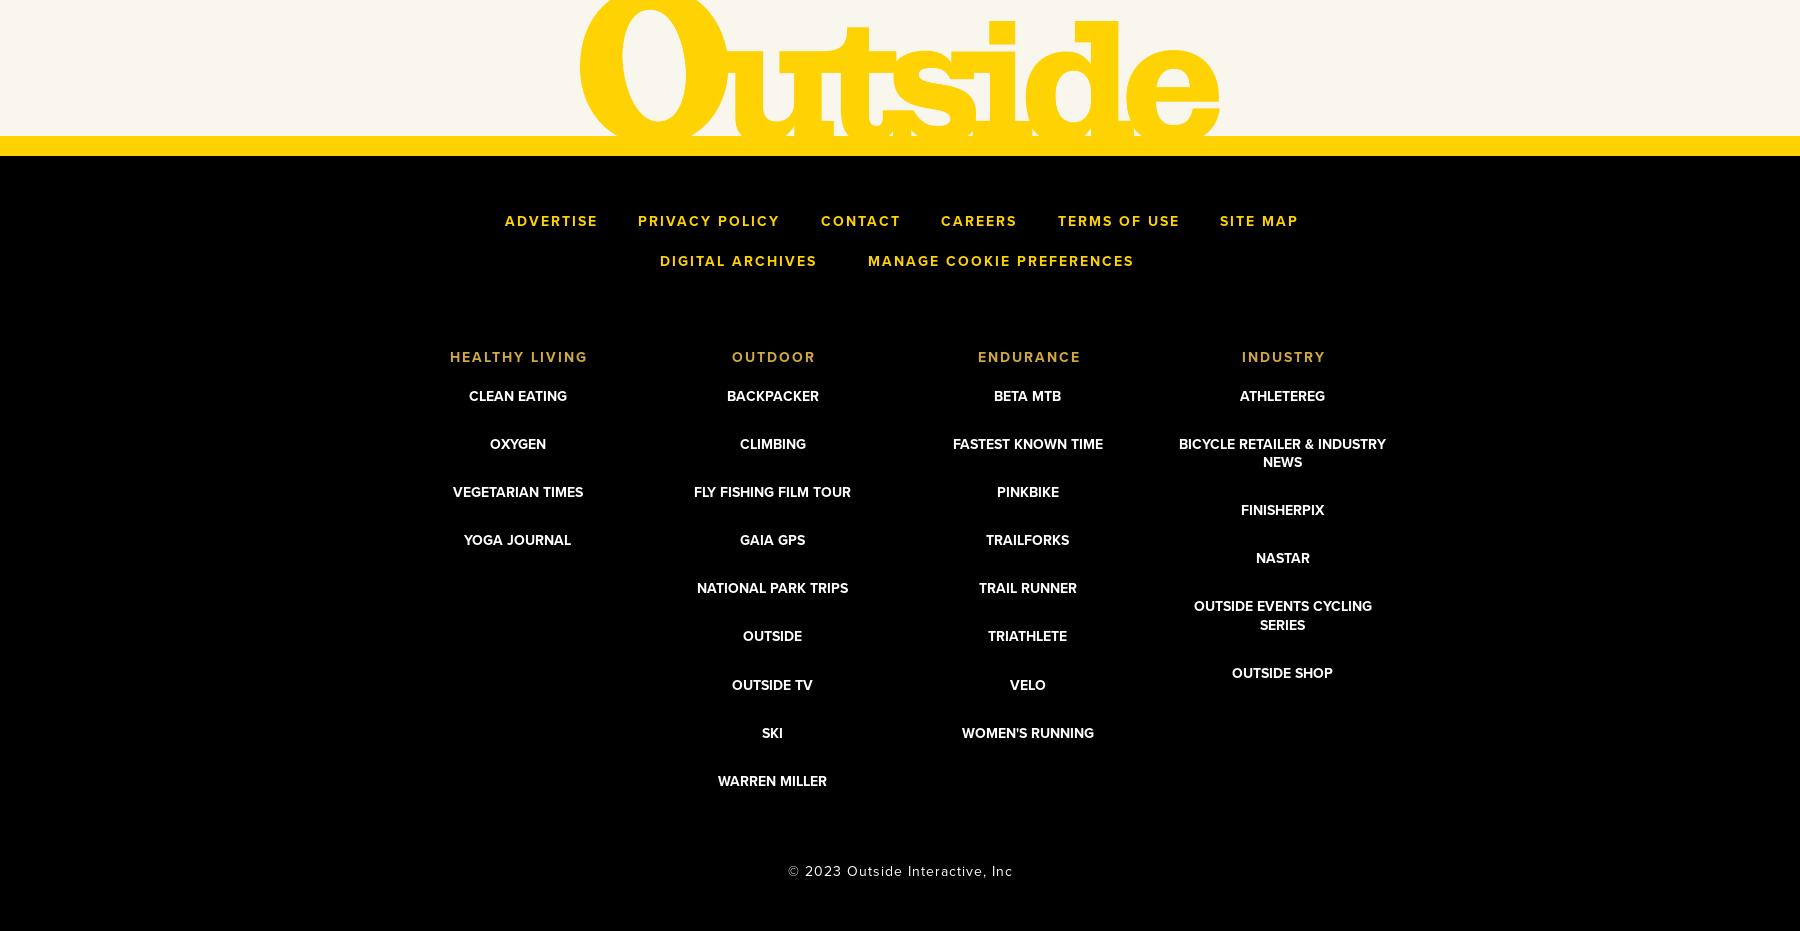 This screenshot has height=931, width=1800. Describe the element at coordinates (900, 871) in the screenshot. I see `'© 2023 Outside Interactive, Inc'` at that location.